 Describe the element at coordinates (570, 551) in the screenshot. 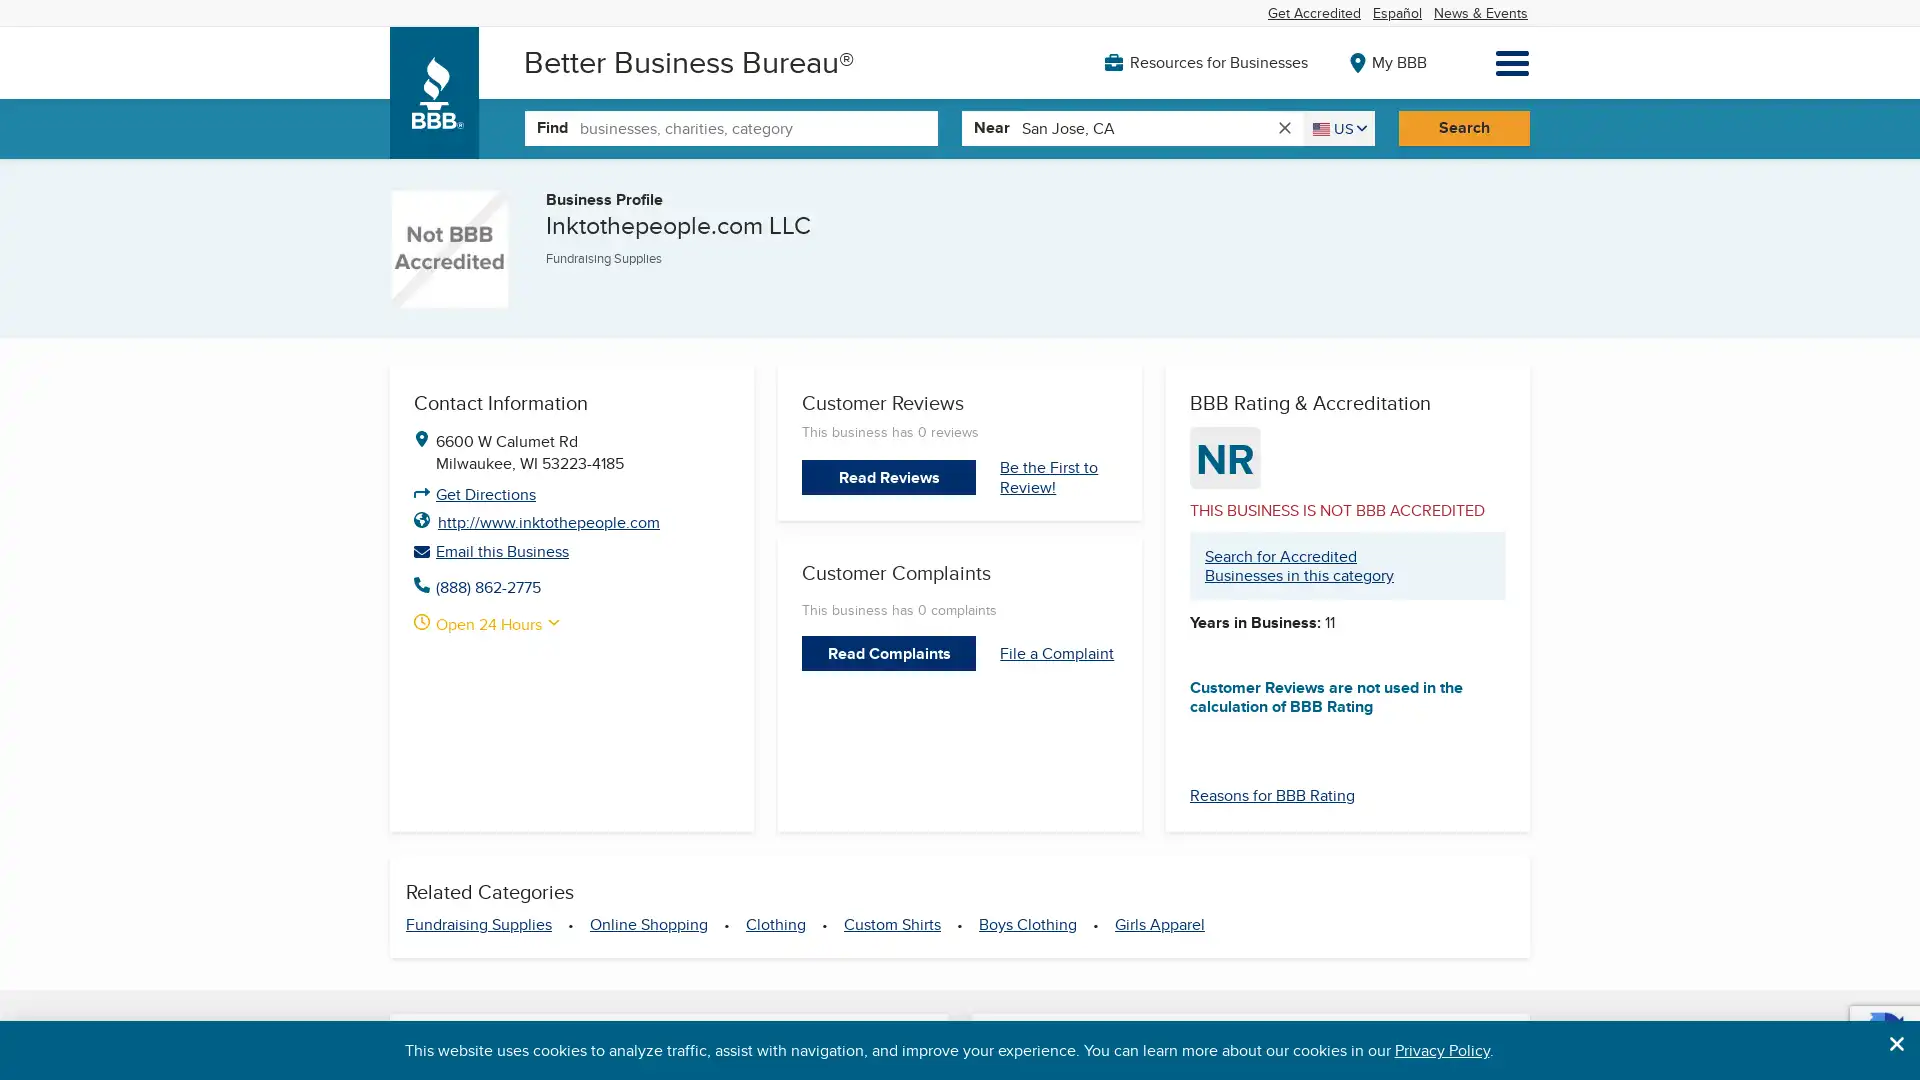

I see `Email this Business` at that location.